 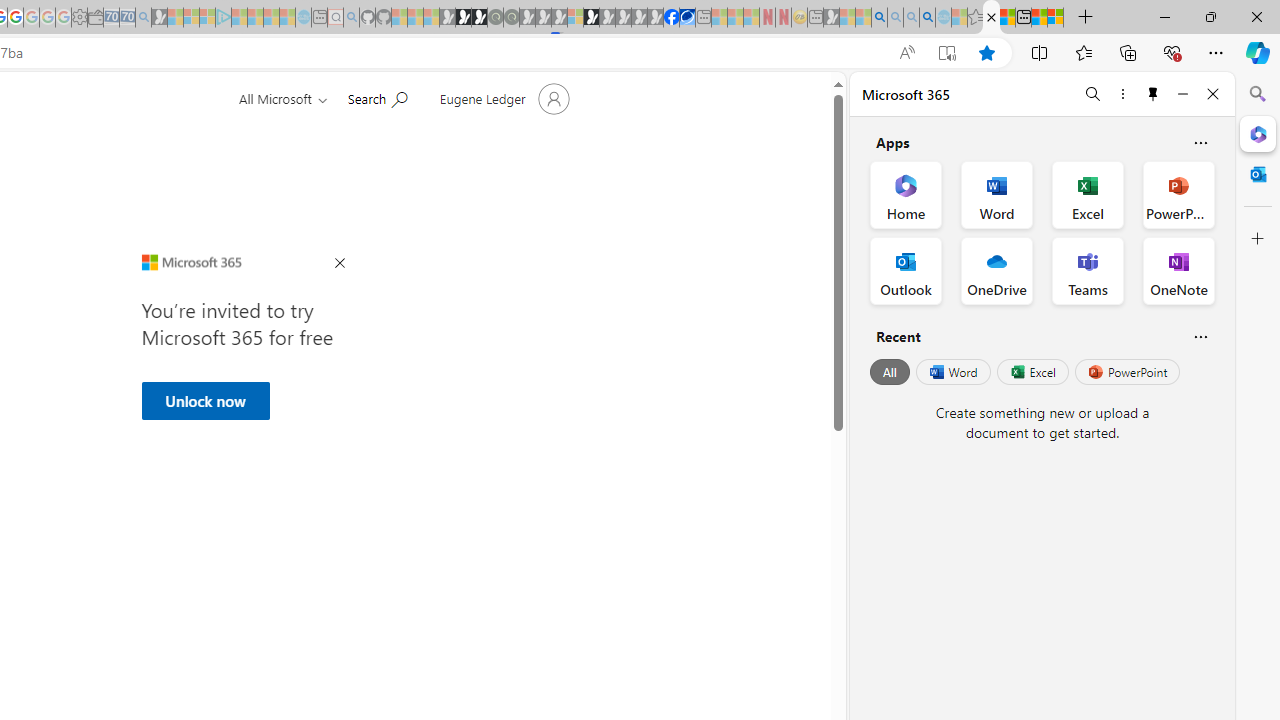 What do you see at coordinates (1200, 335) in the screenshot?
I see `'Is this helpful?'` at bounding box center [1200, 335].